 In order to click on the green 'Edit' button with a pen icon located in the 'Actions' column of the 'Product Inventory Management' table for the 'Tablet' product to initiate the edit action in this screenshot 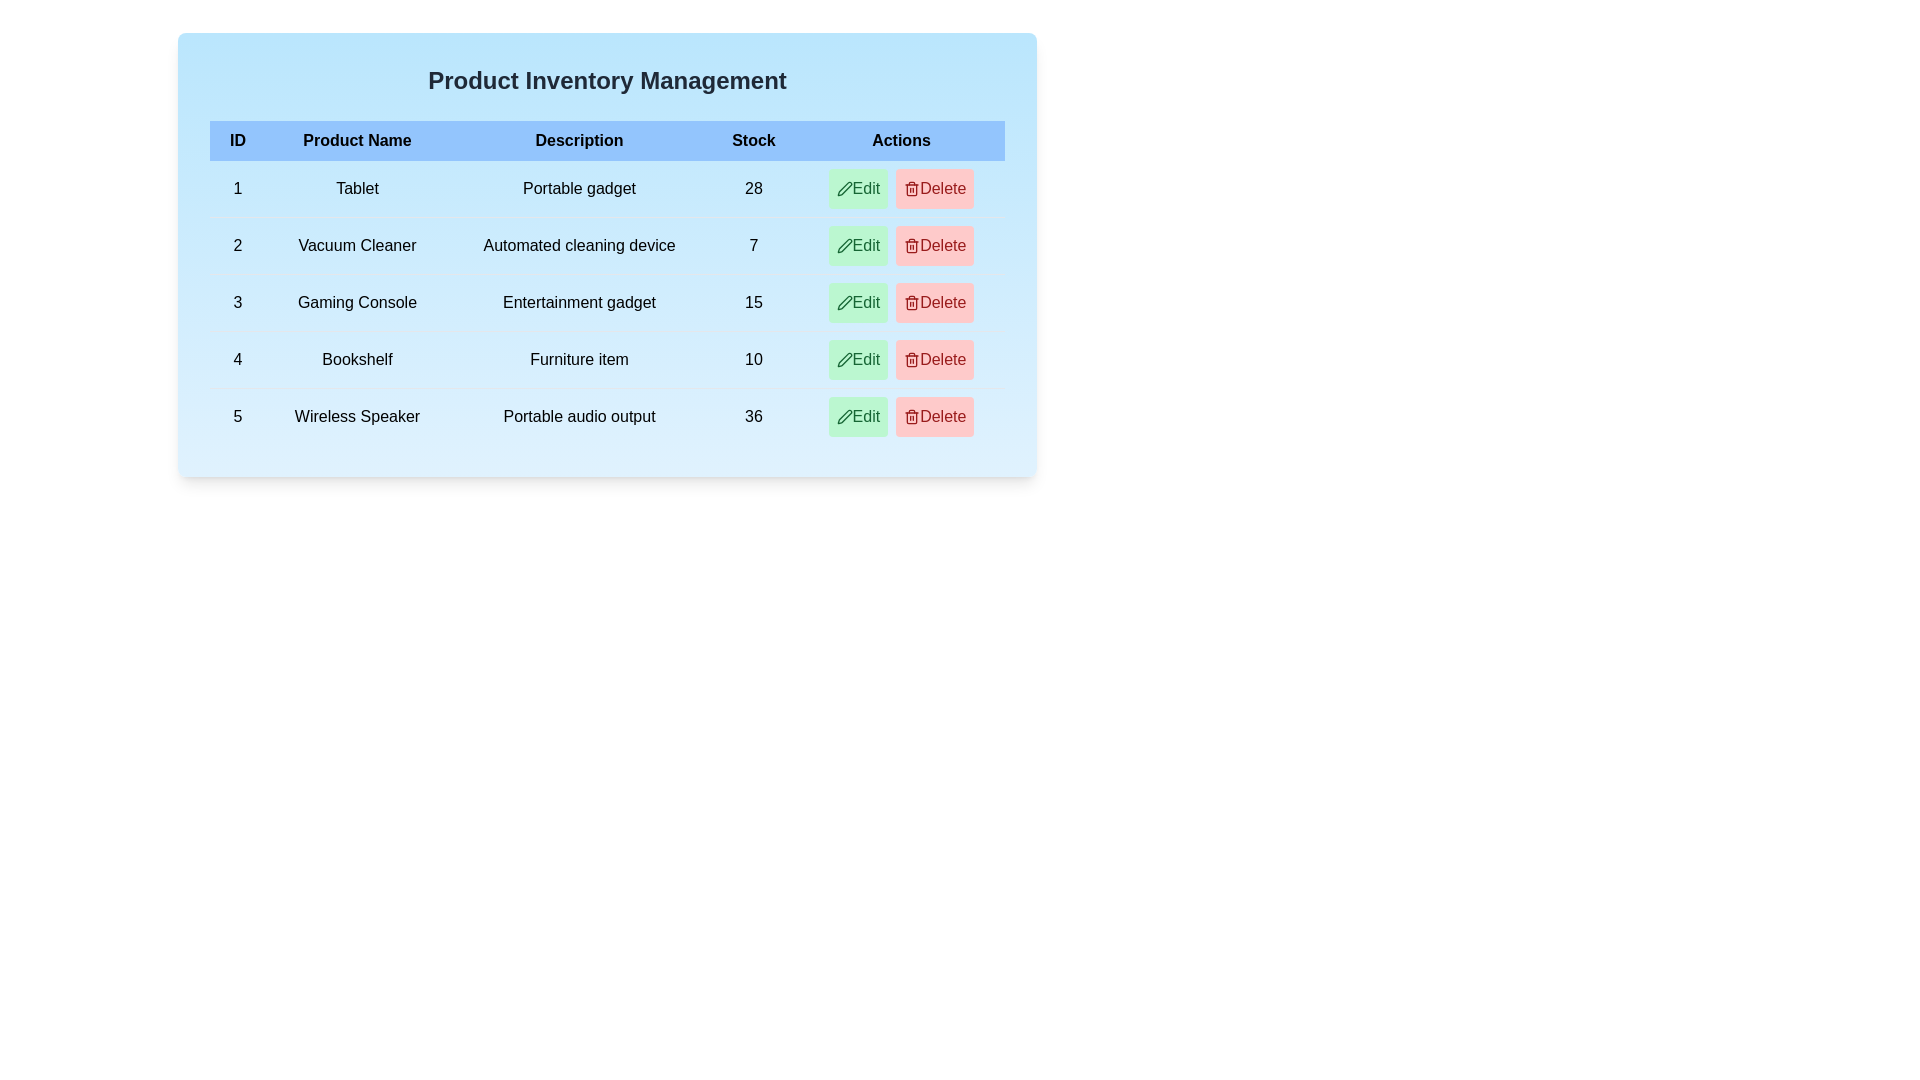, I will do `click(858, 189)`.